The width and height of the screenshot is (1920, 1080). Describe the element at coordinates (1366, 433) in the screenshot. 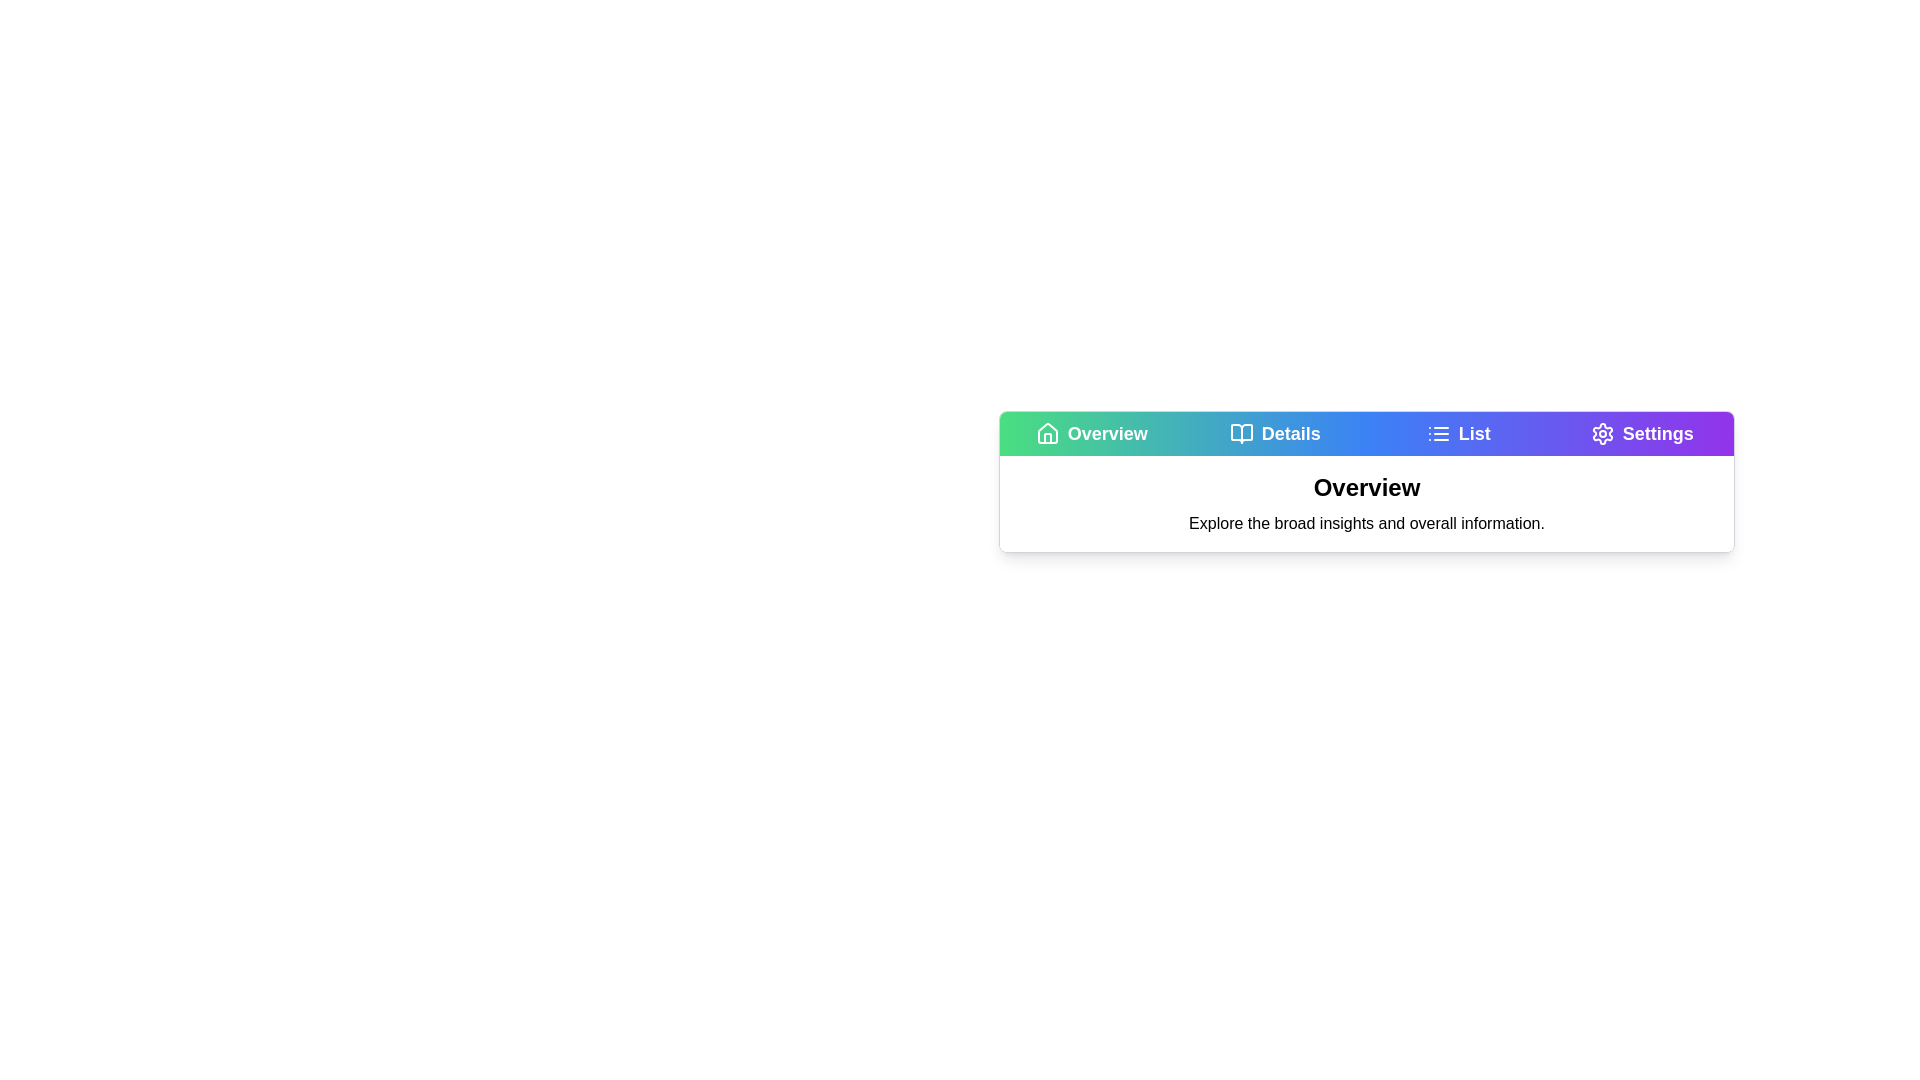

I see `the 'Details' section of the Navigation Bar located at the top of the interface, which allows access to specific views` at that location.